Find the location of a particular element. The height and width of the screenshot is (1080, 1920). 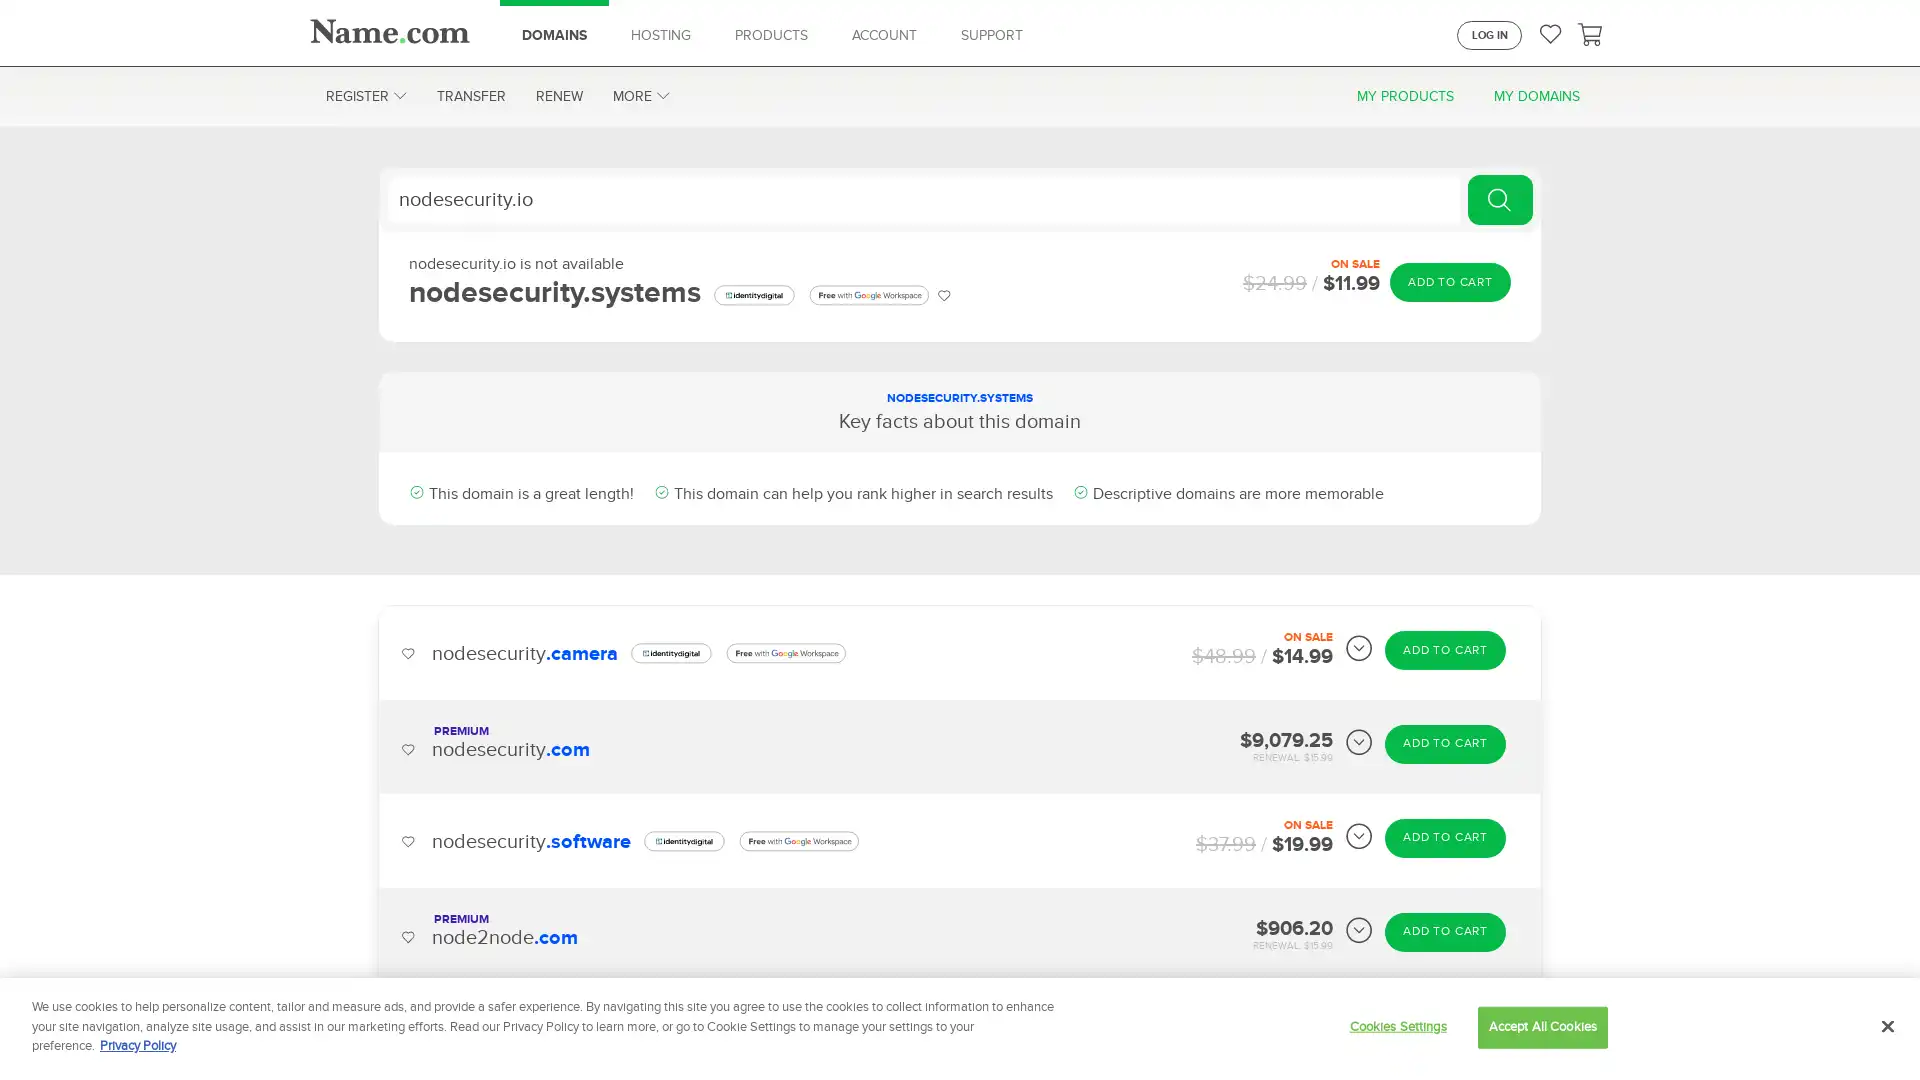

ADD TO CART is located at coordinates (1445, 837).